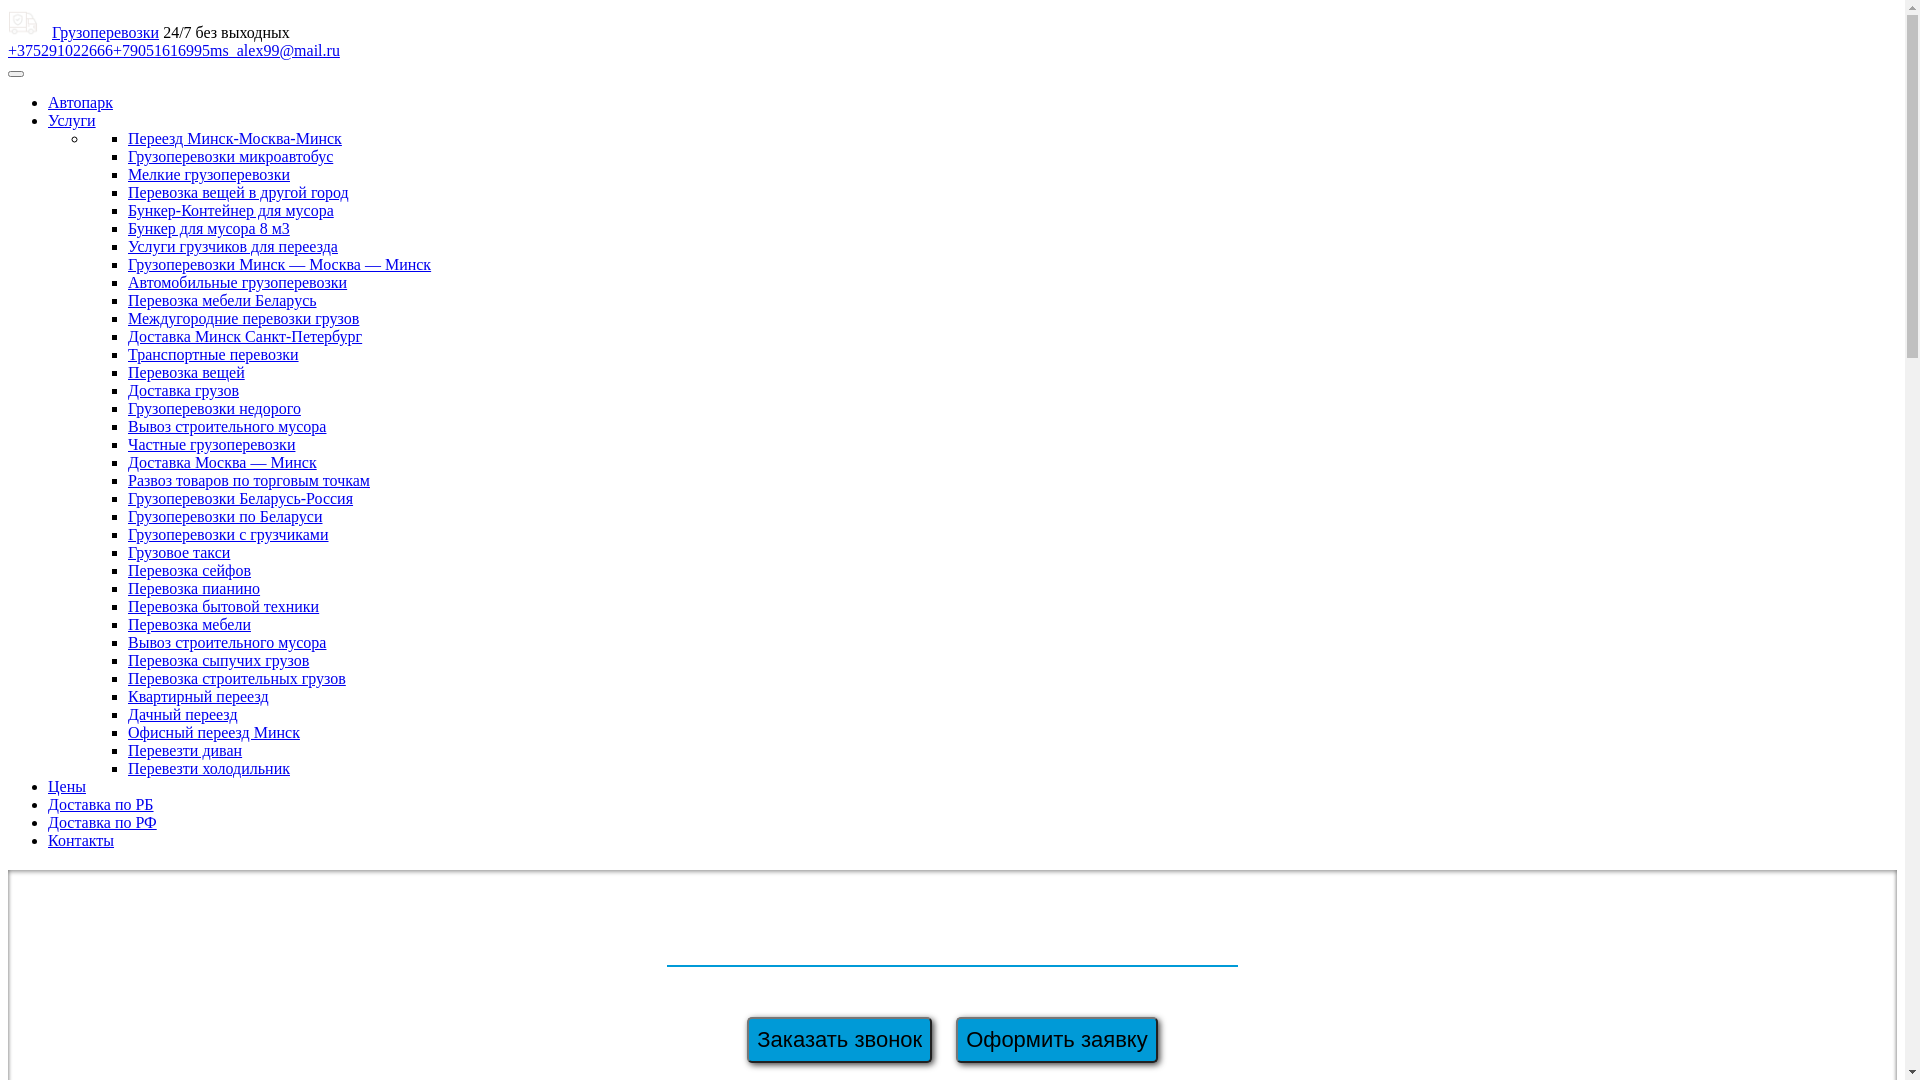 This screenshot has width=1920, height=1080. I want to click on 'ms_alex99@mail.ru', so click(210, 49).